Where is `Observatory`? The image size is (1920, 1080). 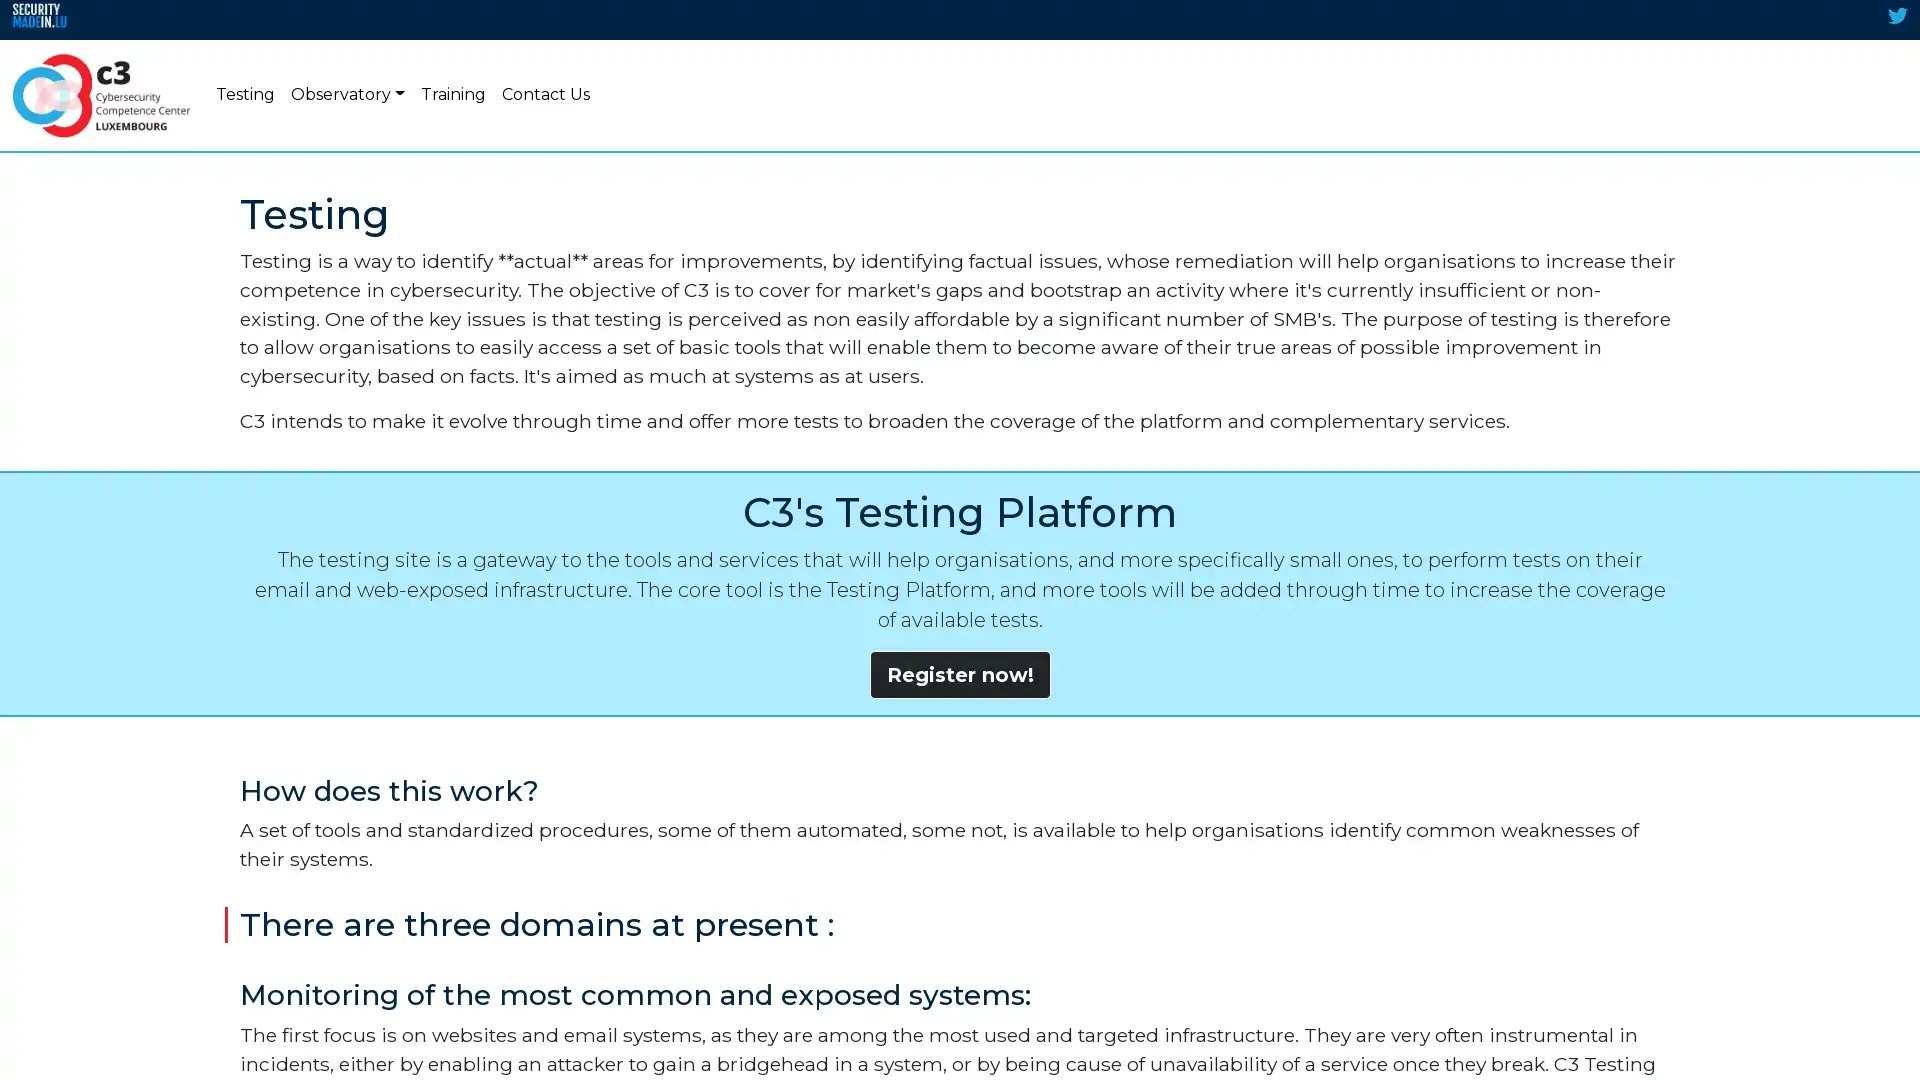 Observatory is located at coordinates (347, 95).